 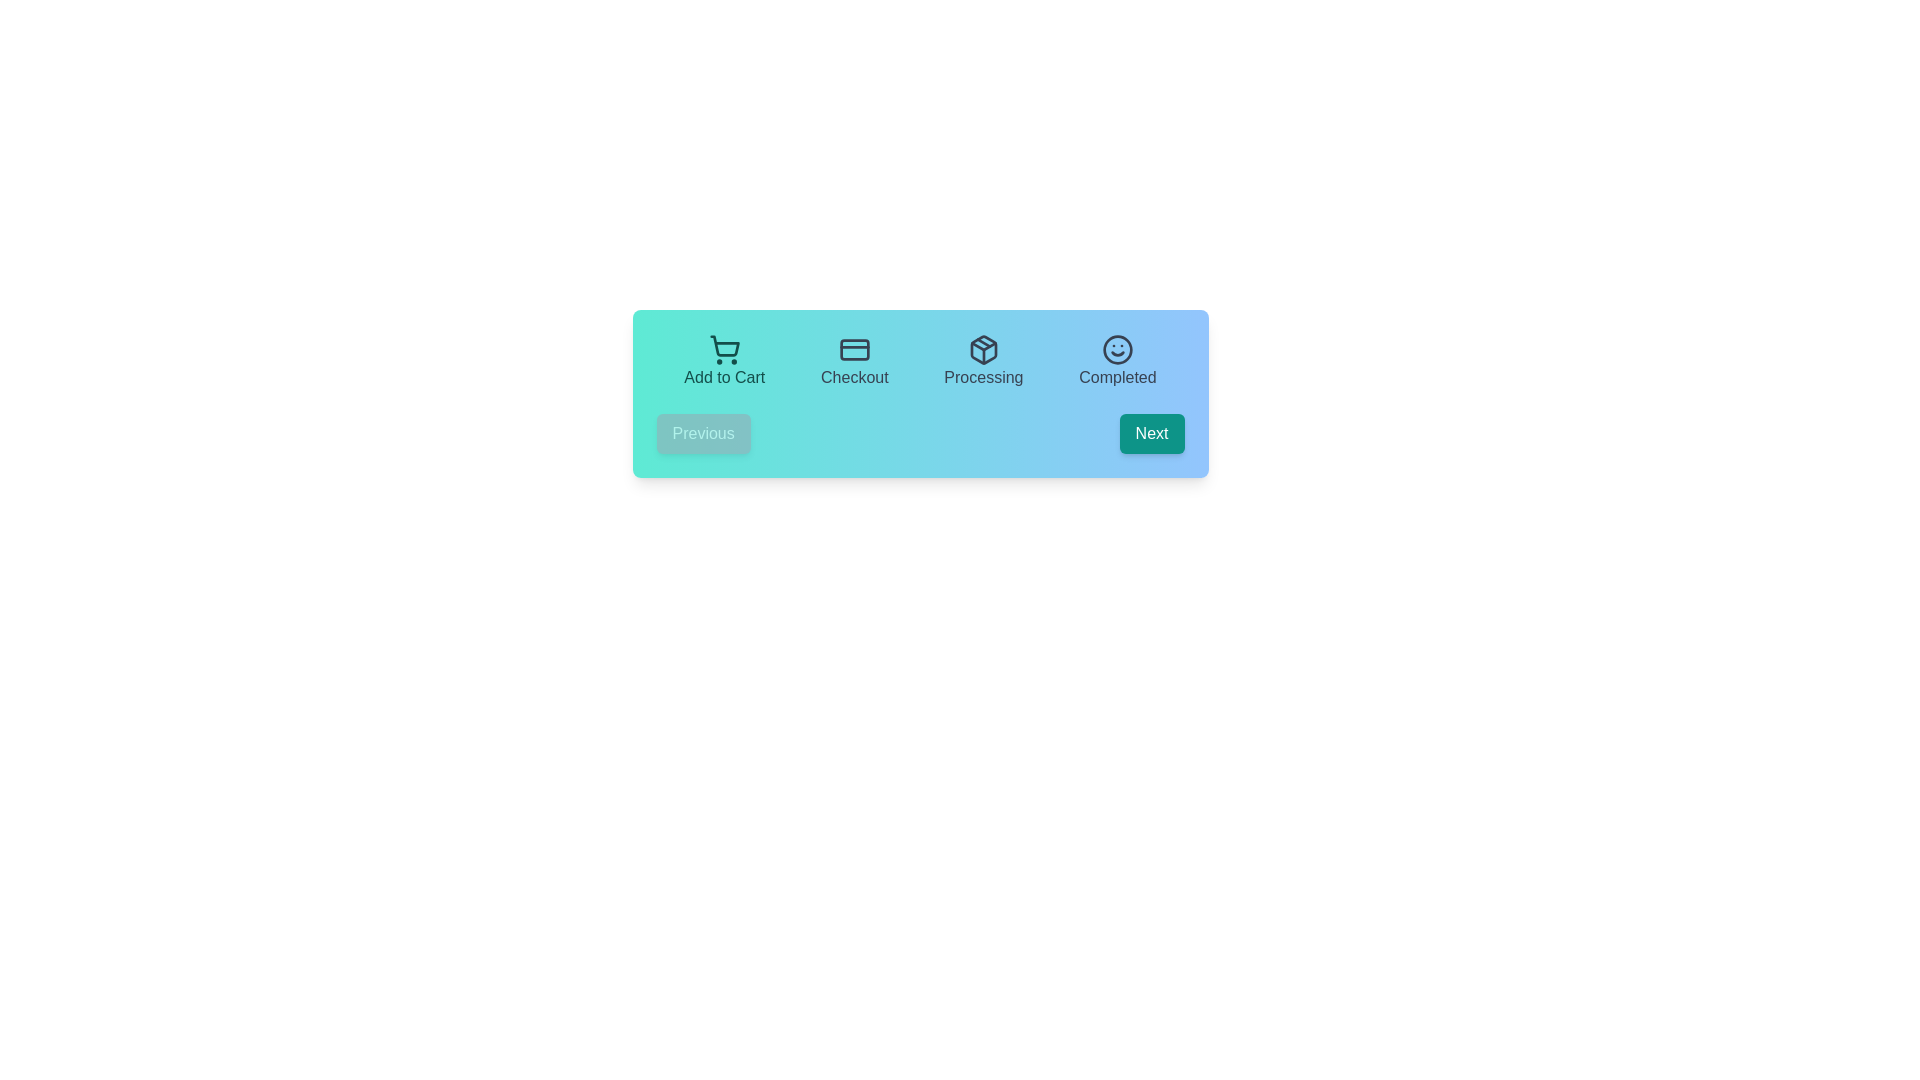 I want to click on the step labeled Processing to focus on it, so click(x=983, y=362).